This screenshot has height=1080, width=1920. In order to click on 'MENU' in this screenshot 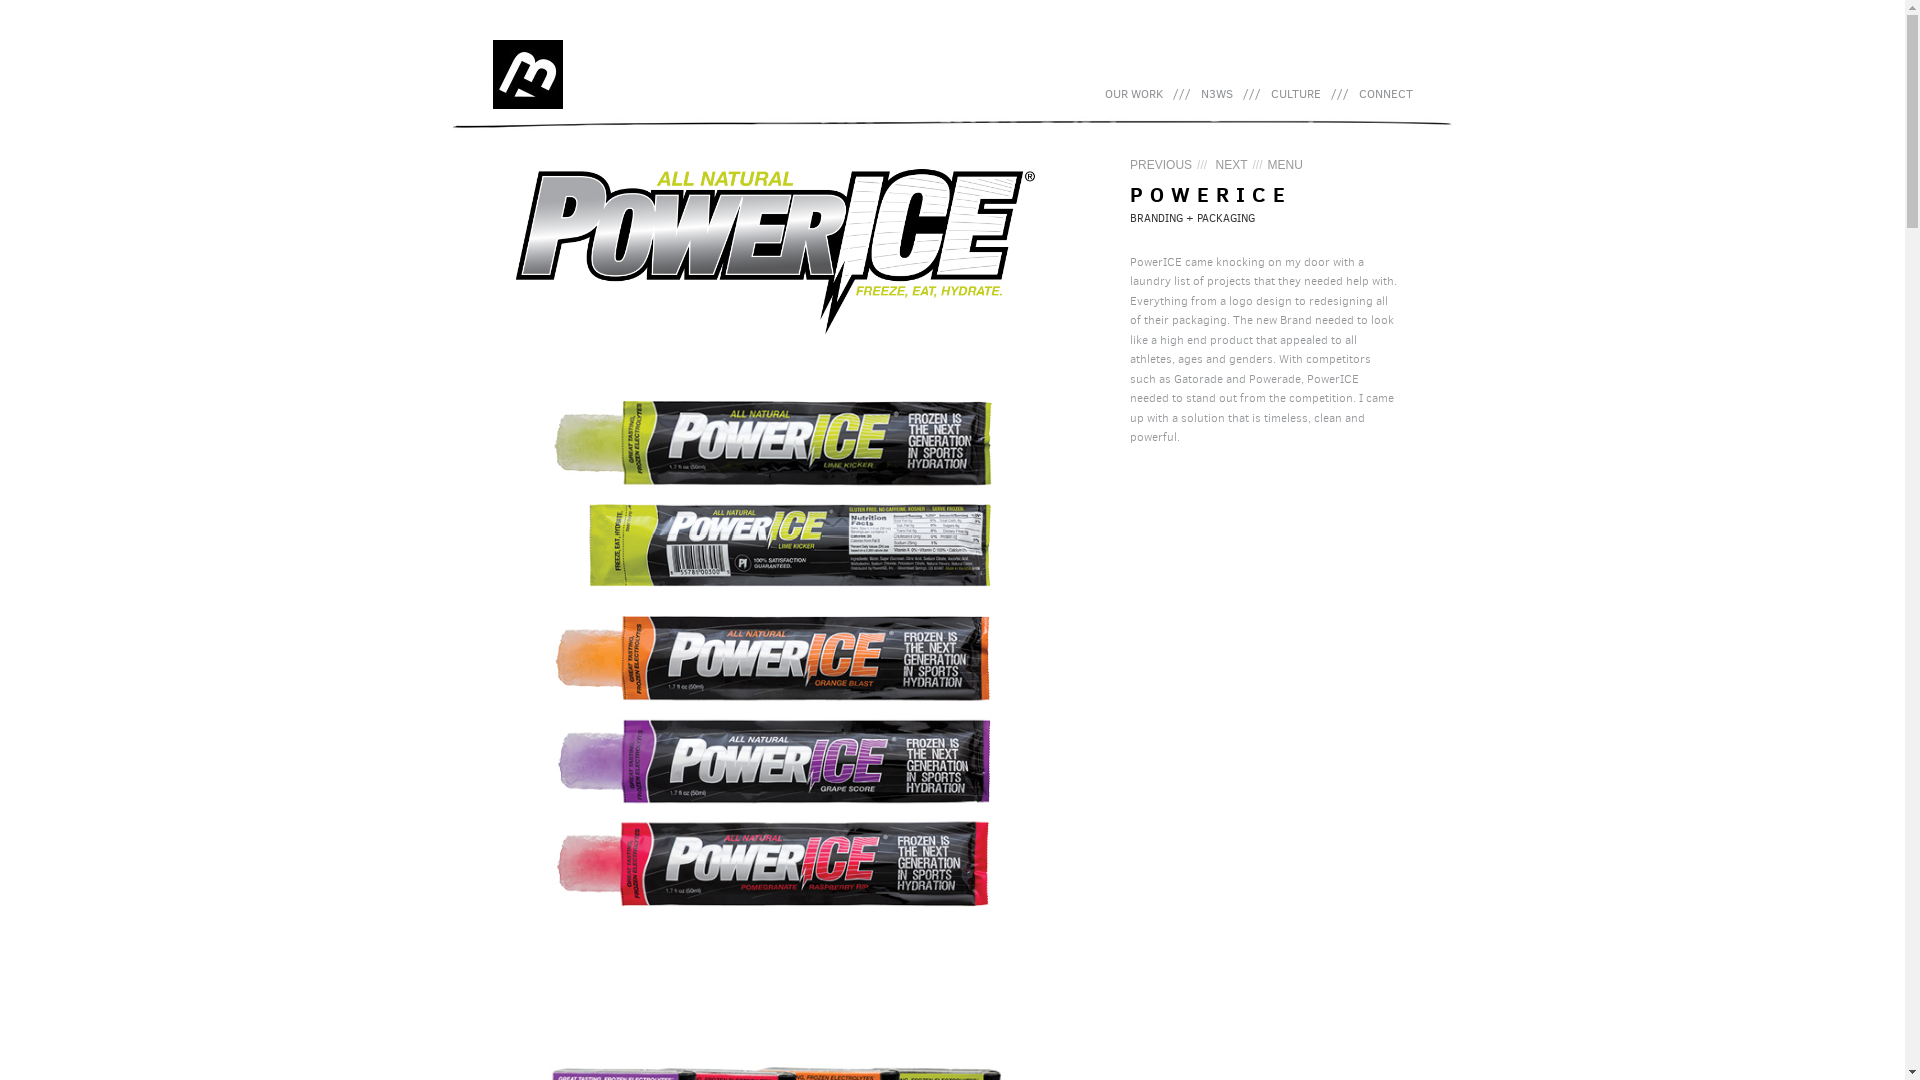, I will do `click(1284, 164)`.